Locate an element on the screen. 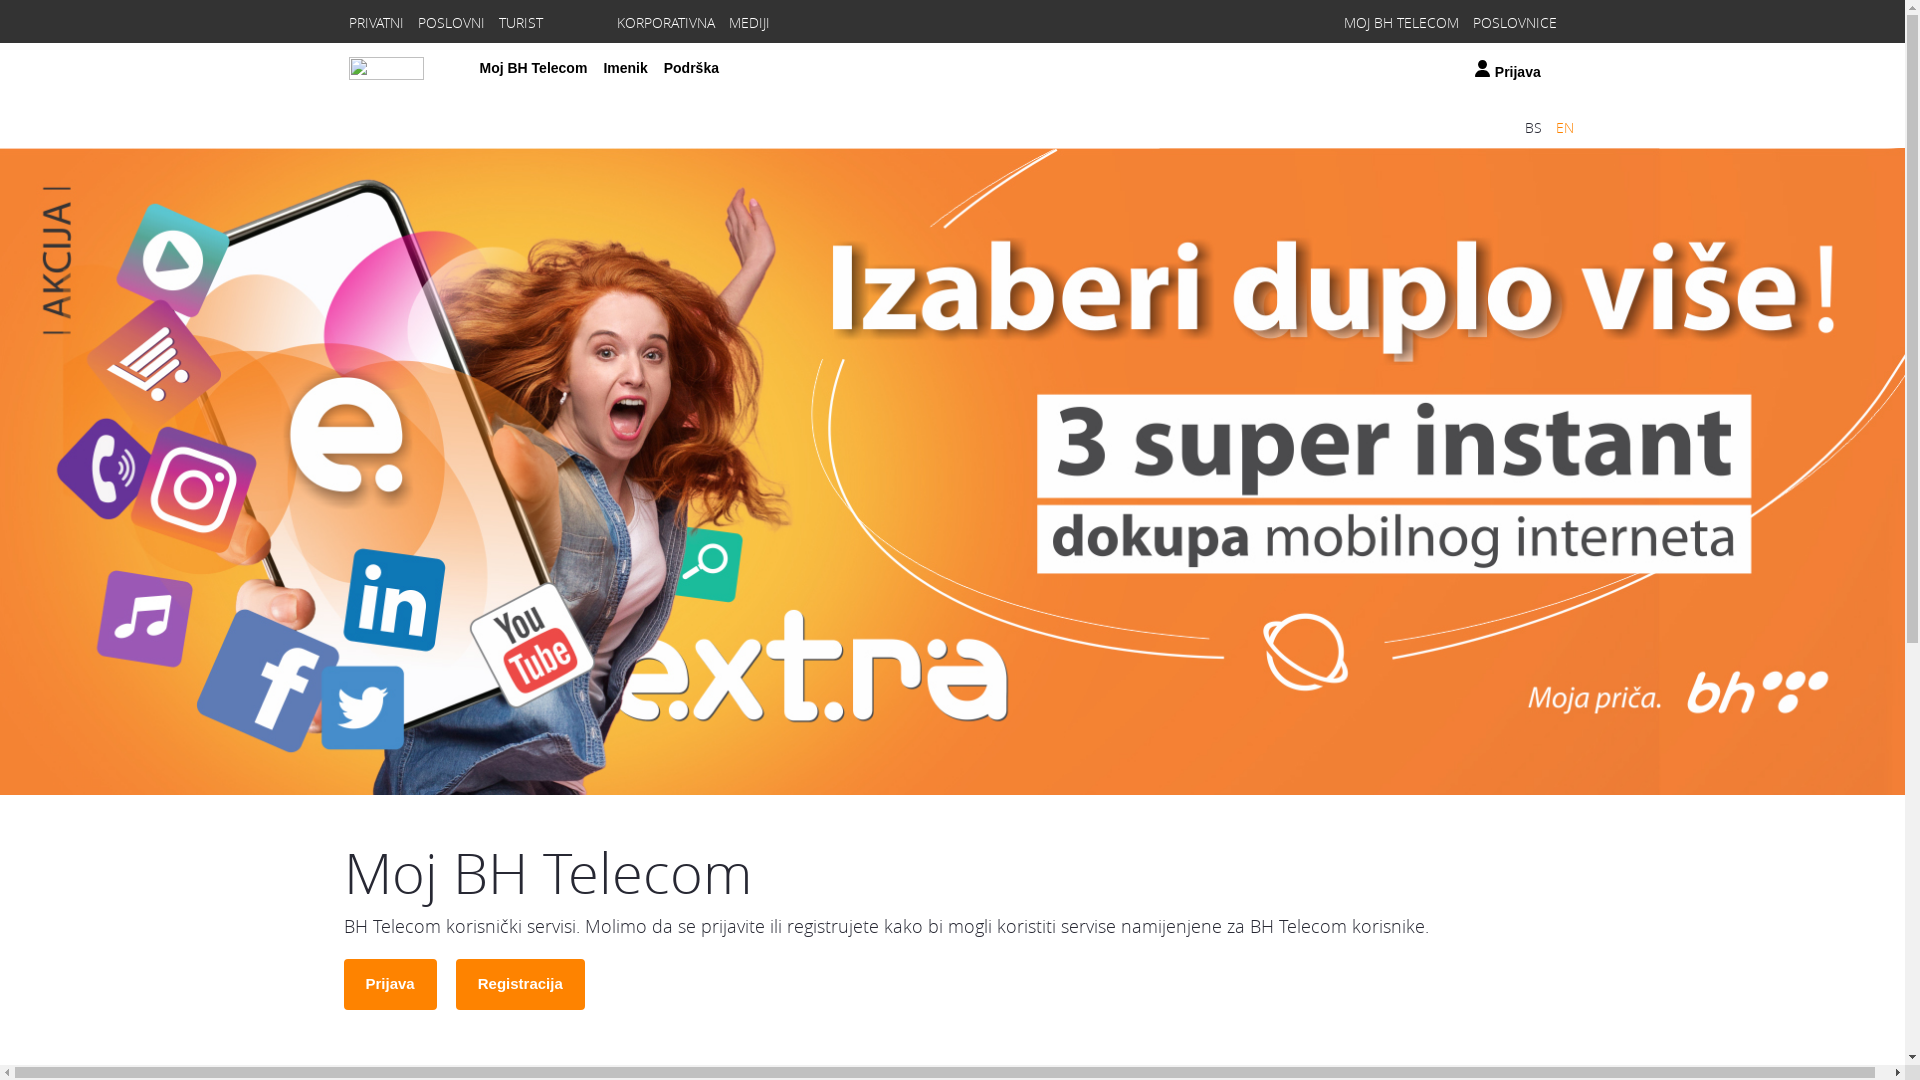 This screenshot has height=1080, width=1920. 'Moj BH Telecom' is located at coordinates (533, 67).